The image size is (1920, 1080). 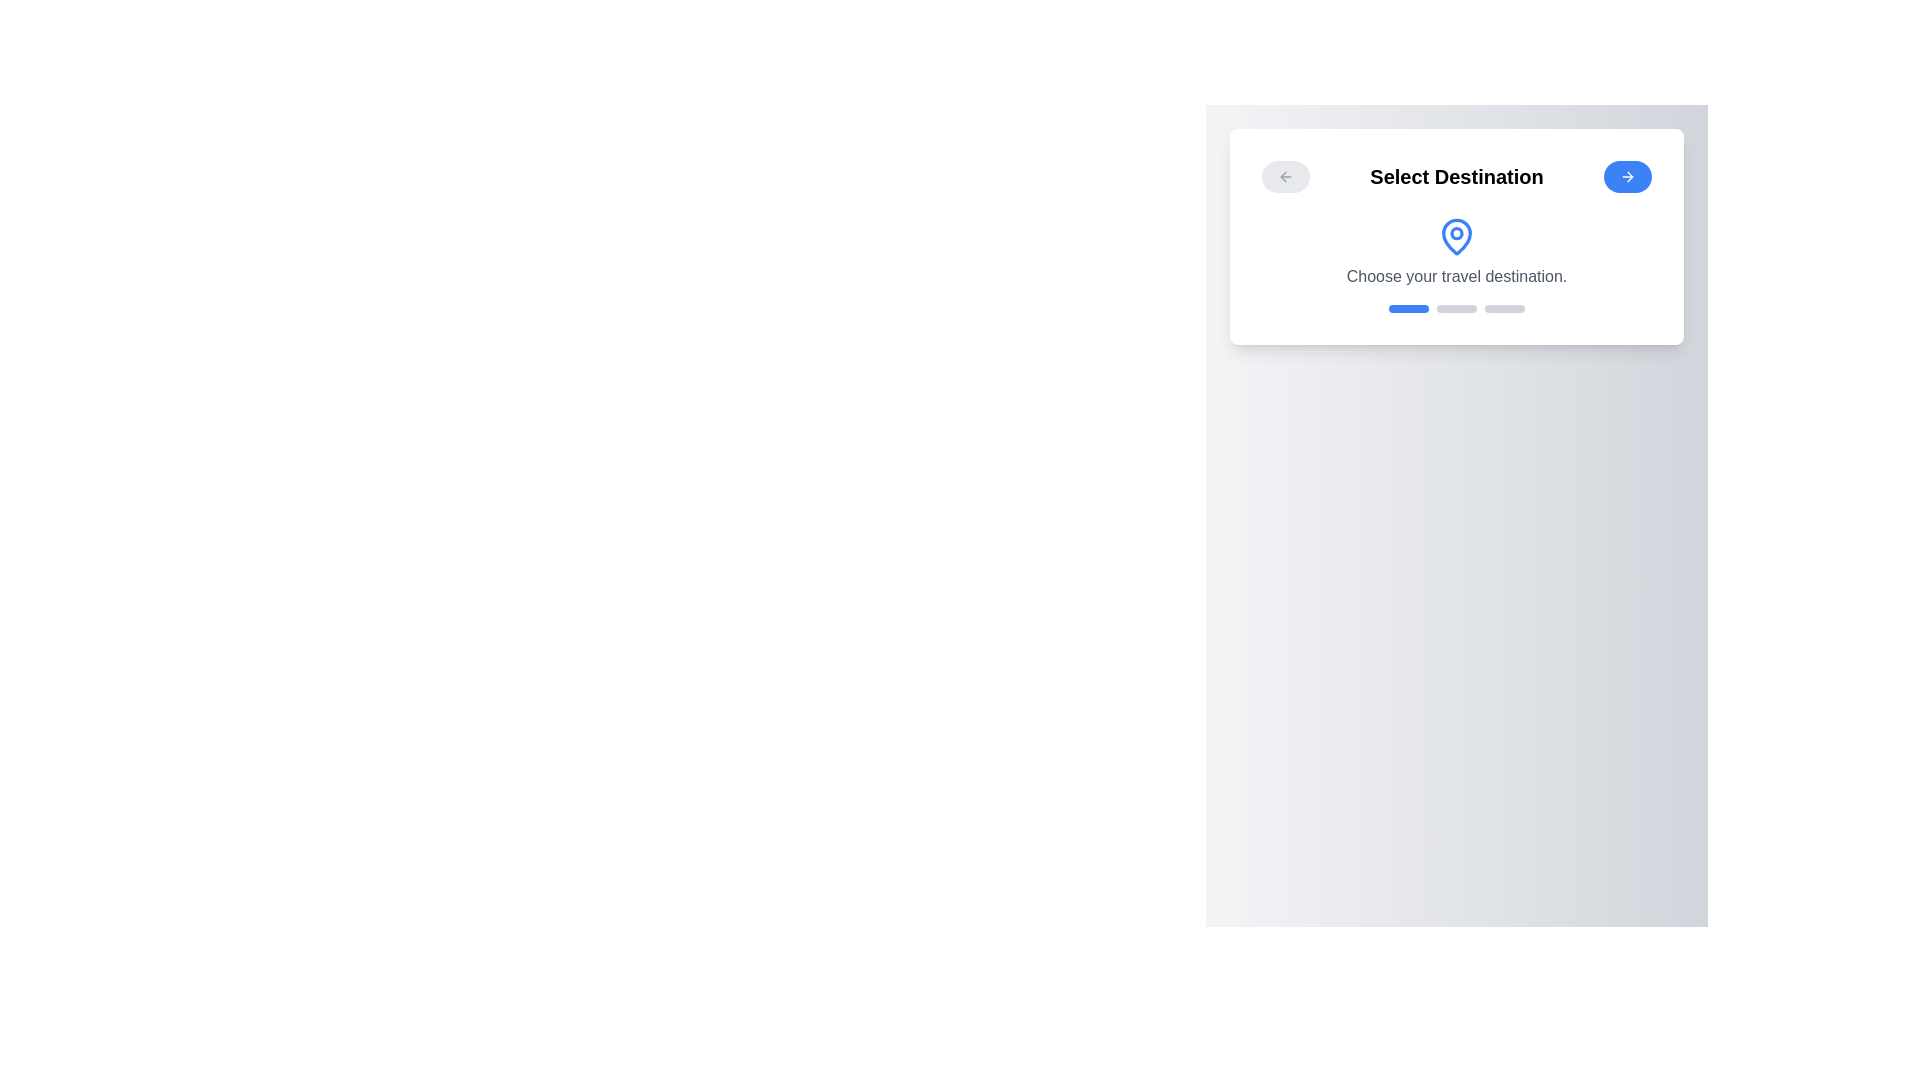 I want to click on text of the informational component located below the 'Select Destination' heading and above the horizontal progress indicator, so click(x=1457, y=252).